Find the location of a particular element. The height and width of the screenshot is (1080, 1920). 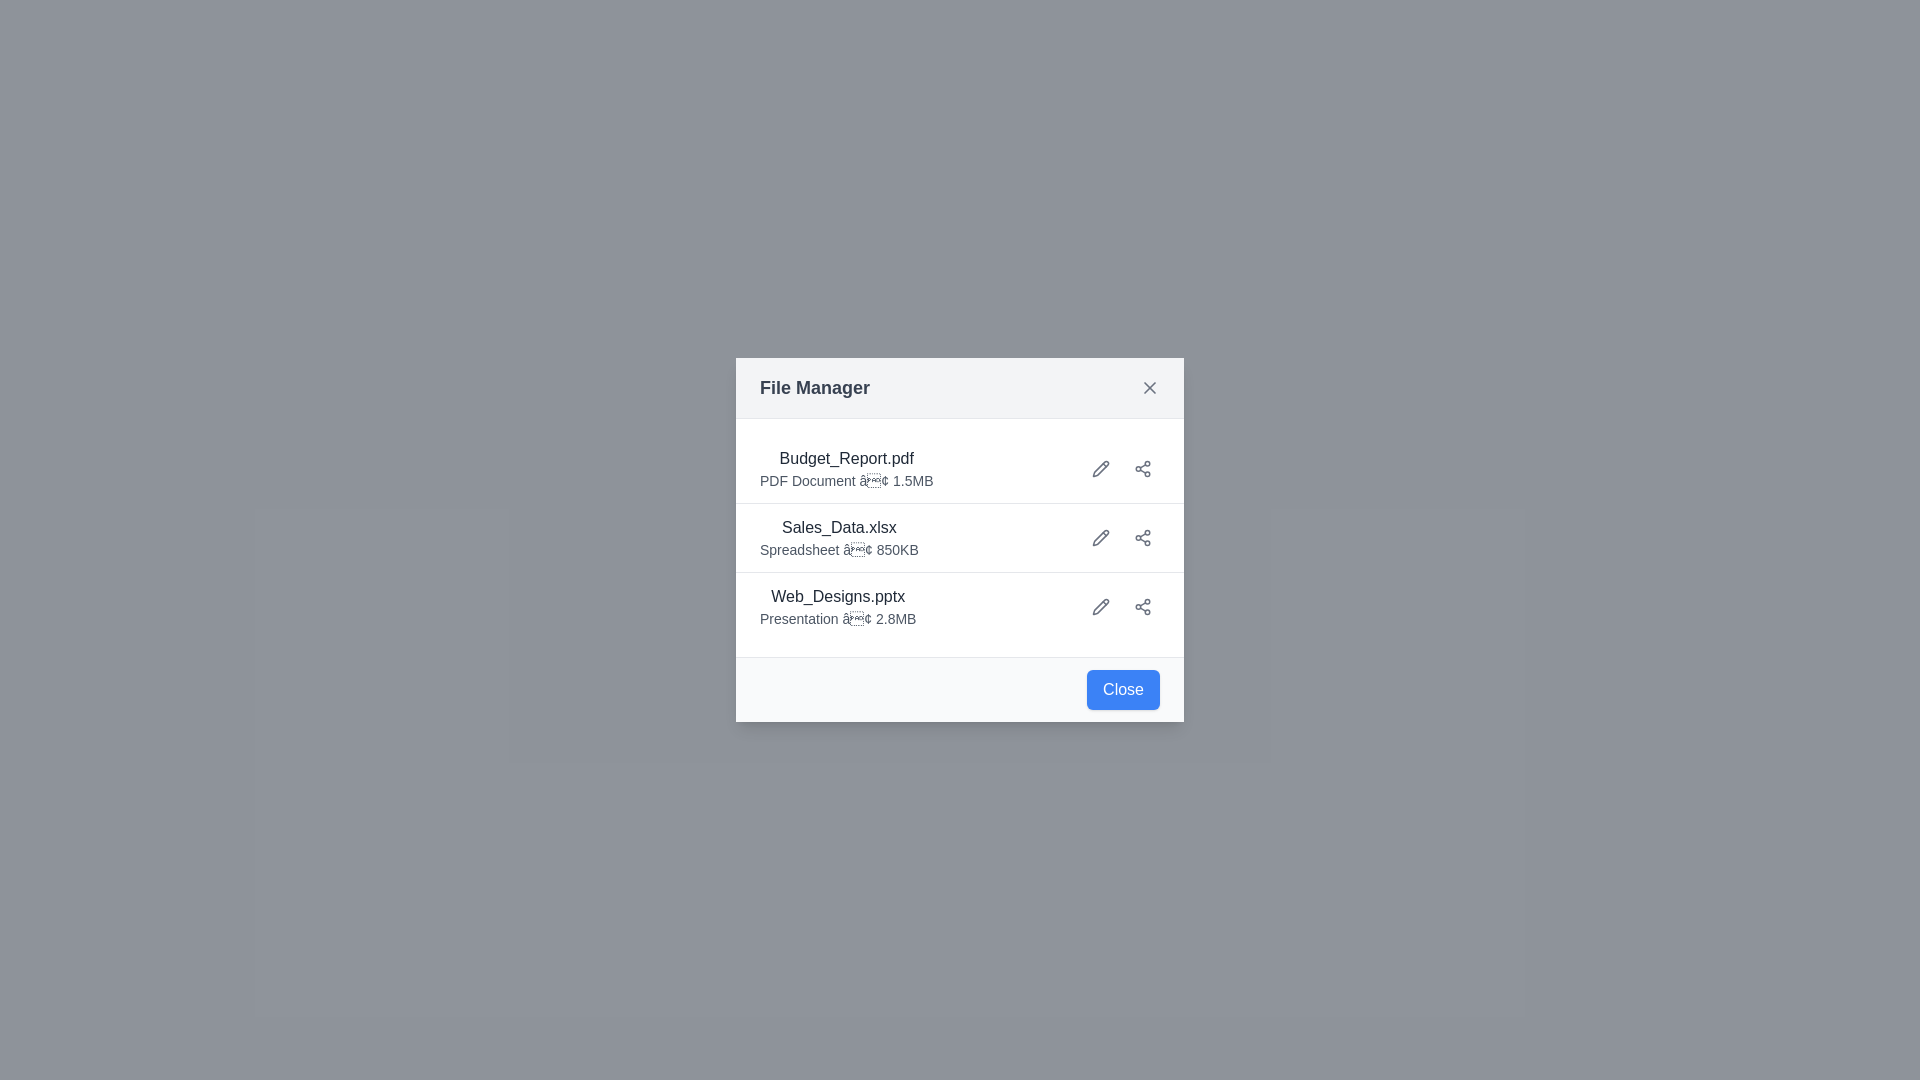

the share icon for the file named Web_Designs.pptx is located at coordinates (1142, 605).